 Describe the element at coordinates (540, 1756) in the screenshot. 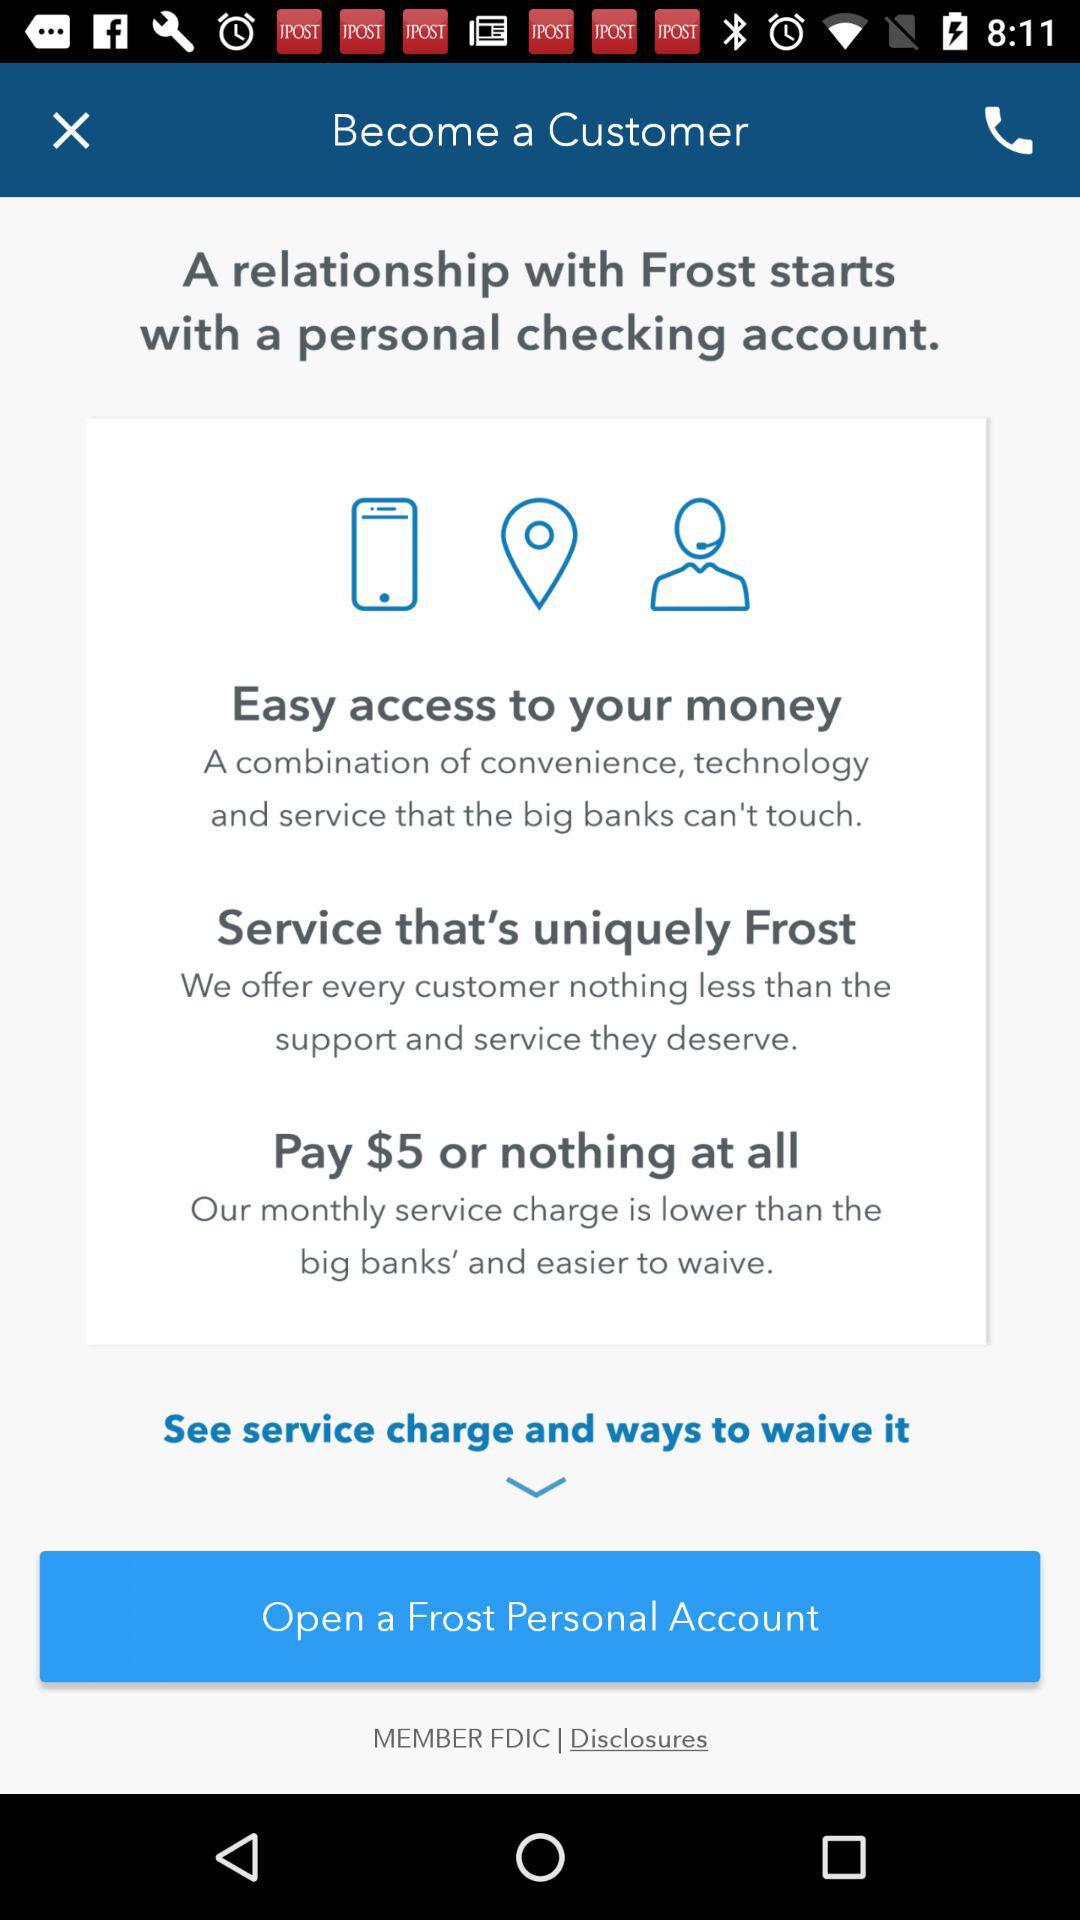

I see `the member fdic | disclosures` at that location.